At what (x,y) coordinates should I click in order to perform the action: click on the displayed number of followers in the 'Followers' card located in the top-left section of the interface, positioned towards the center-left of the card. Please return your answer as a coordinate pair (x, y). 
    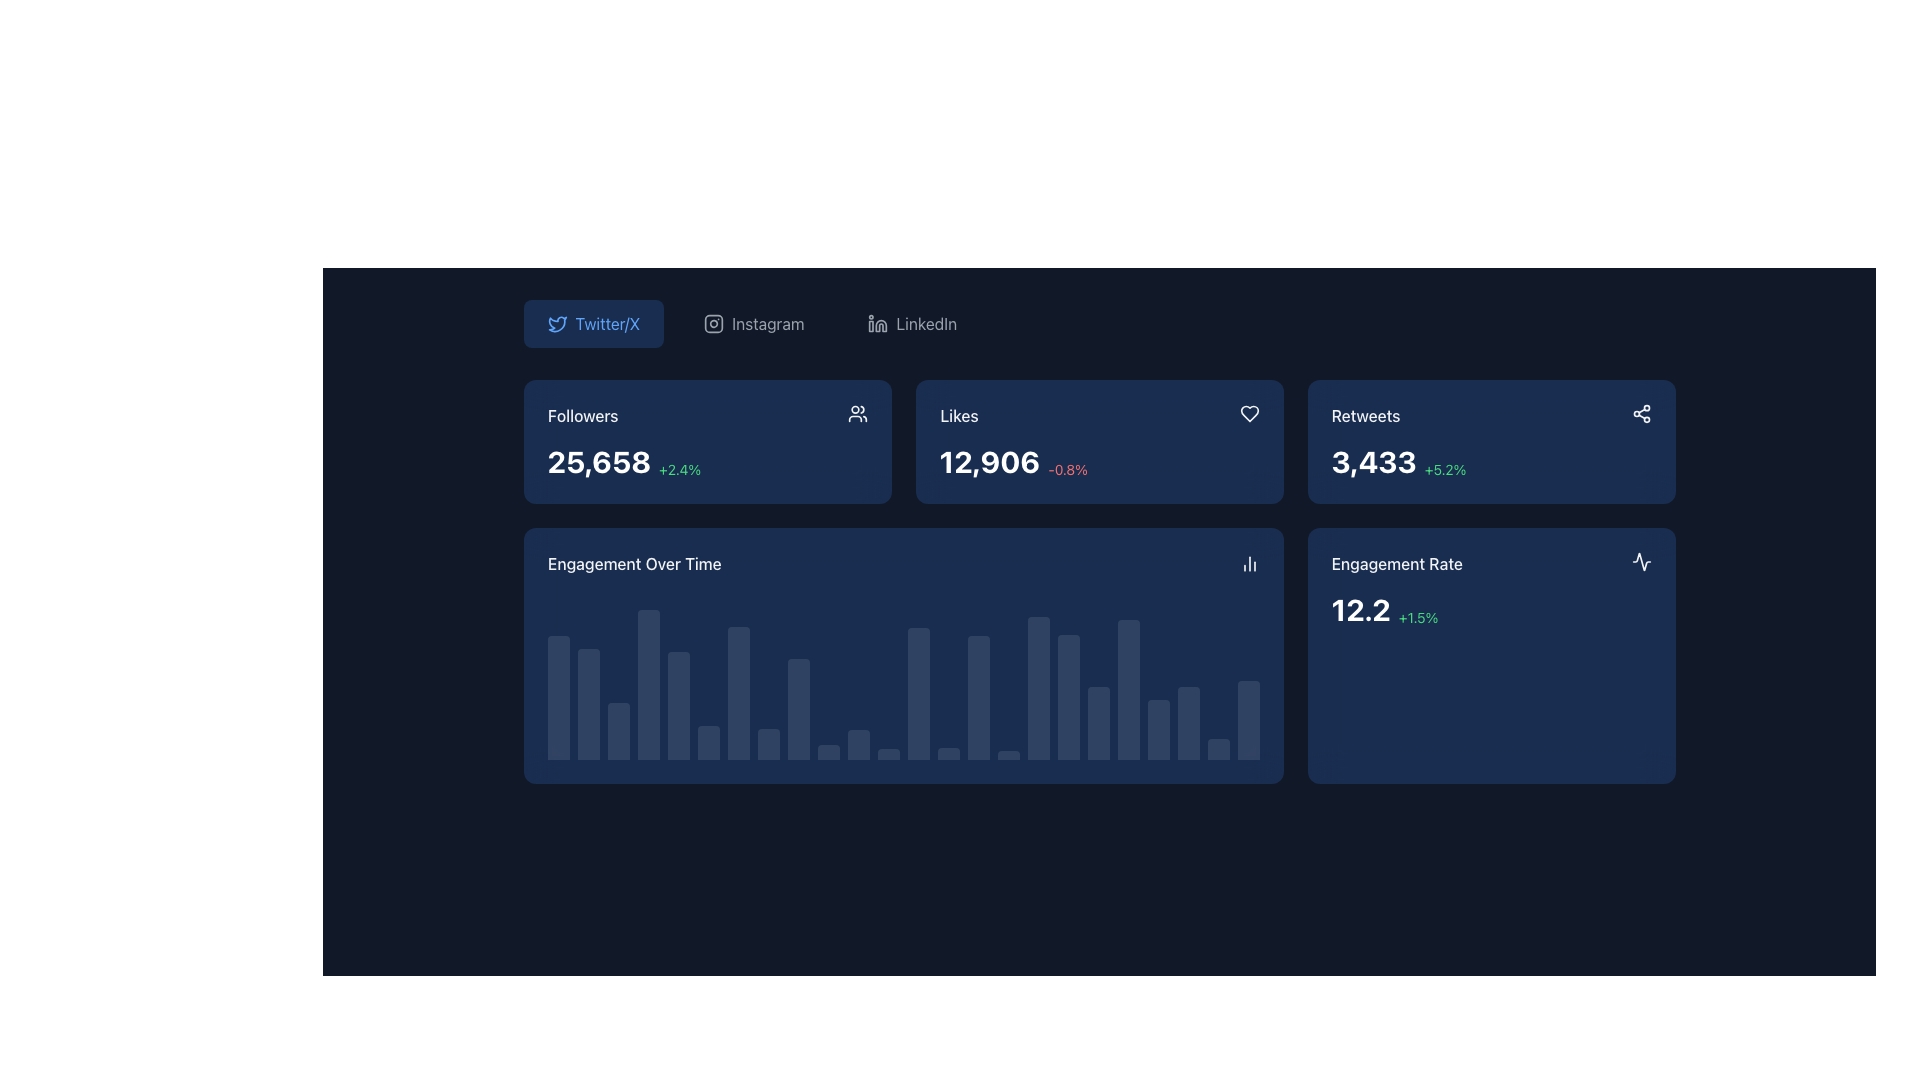
    Looking at the image, I should click on (598, 462).